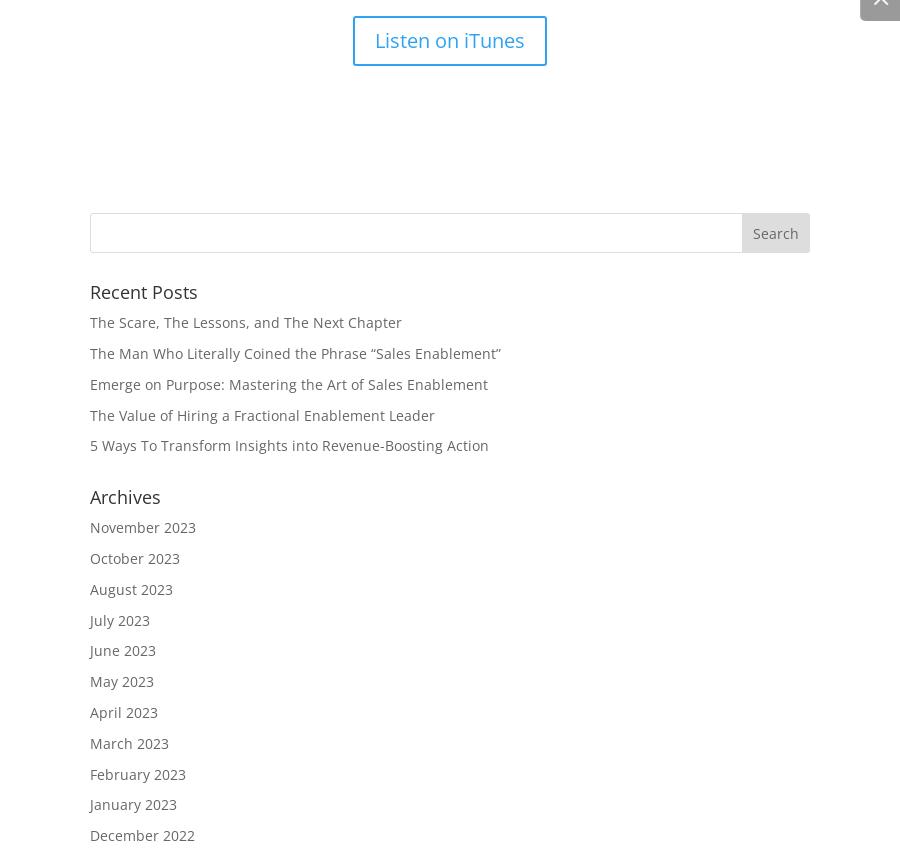  I want to click on 'May 2023', so click(122, 680).